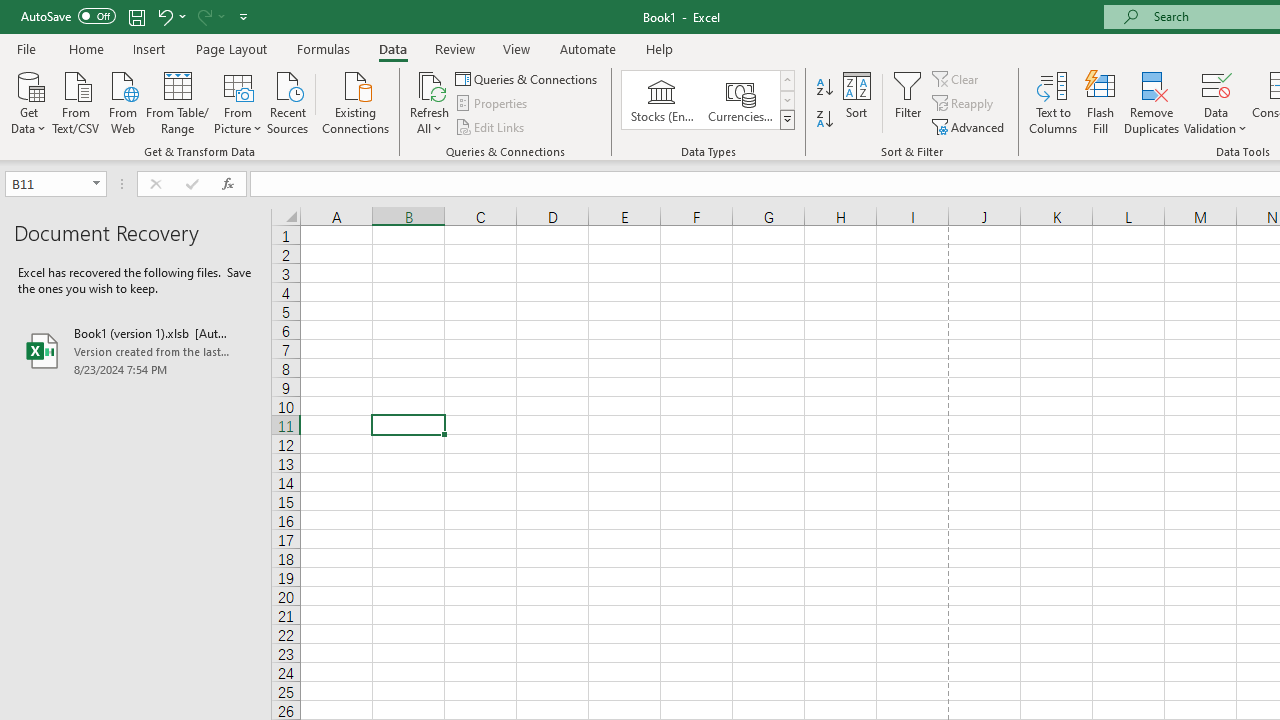 The height and width of the screenshot is (720, 1280). What do you see at coordinates (85, 48) in the screenshot?
I see `'Home'` at bounding box center [85, 48].